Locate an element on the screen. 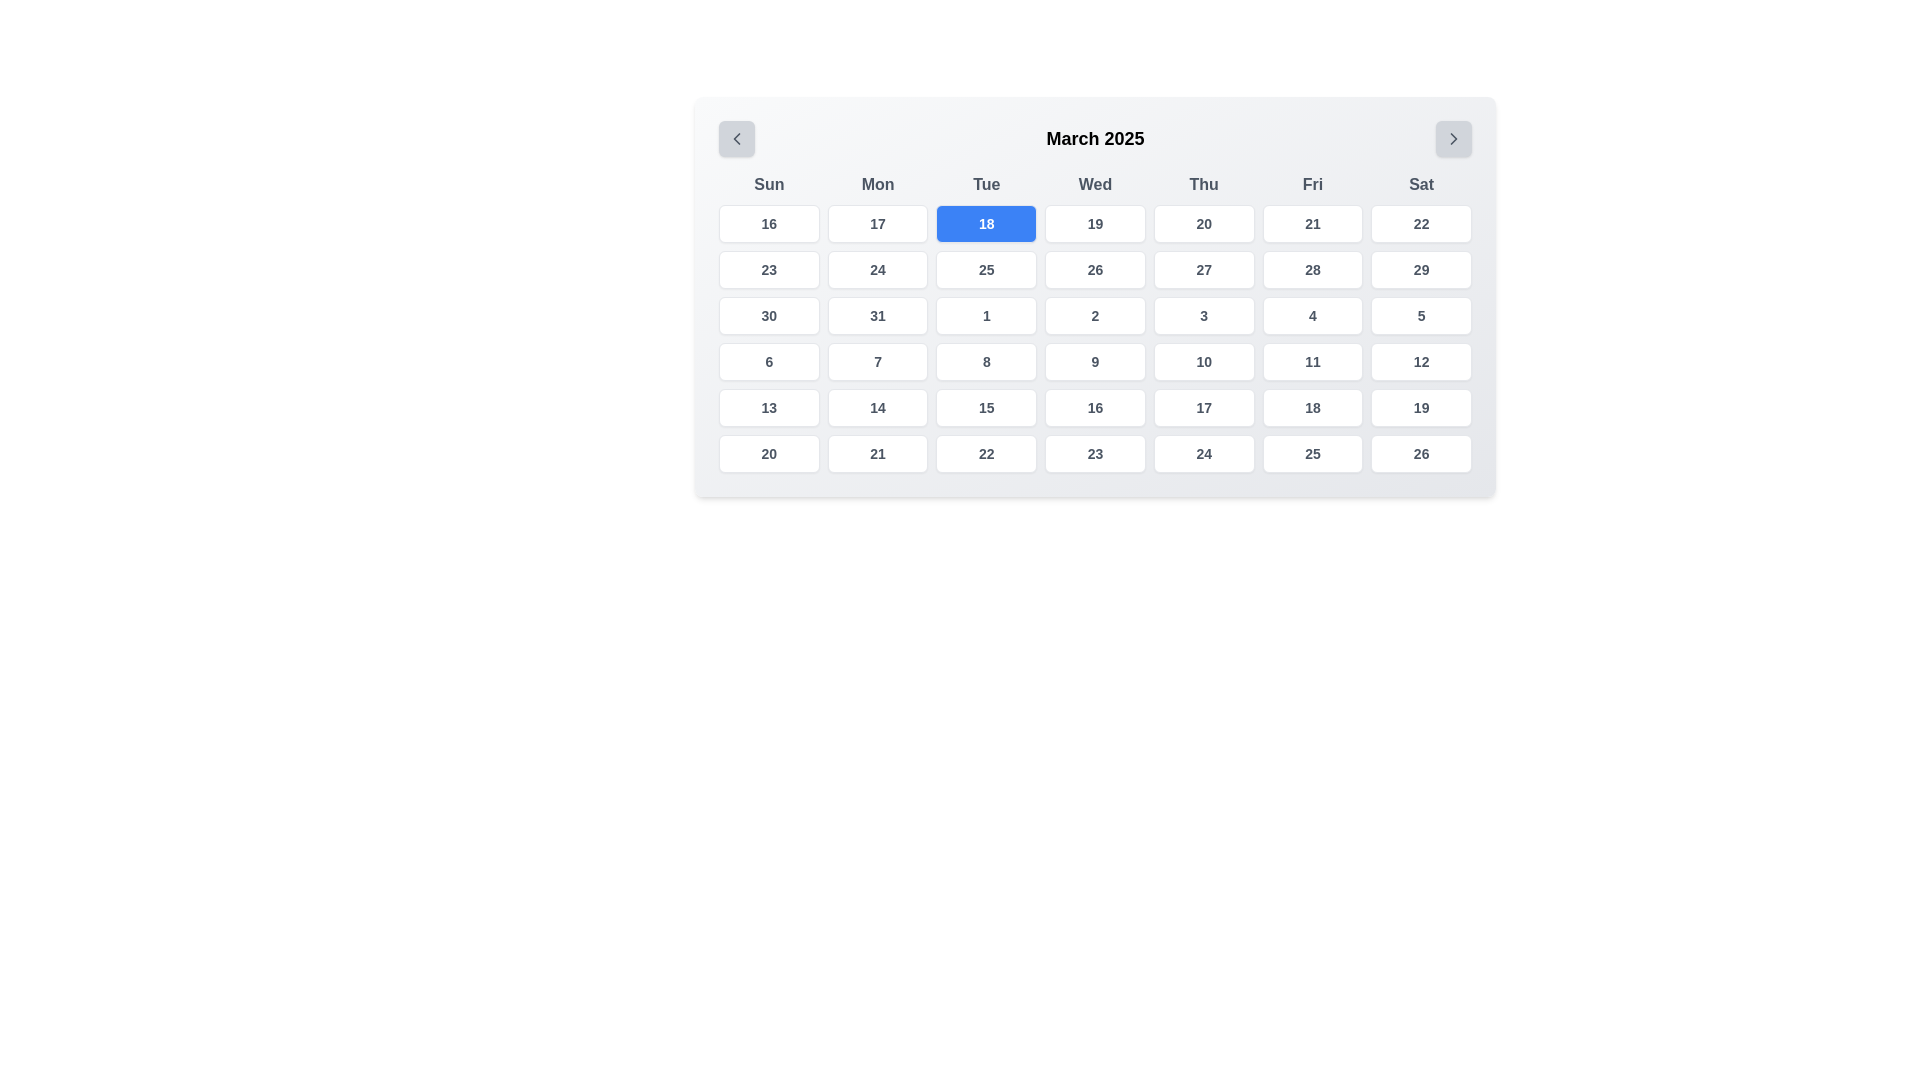 This screenshot has height=1080, width=1920. the calendar cell containing the text '12' in the fourth row and seventh column of the grid is located at coordinates (1420, 362).